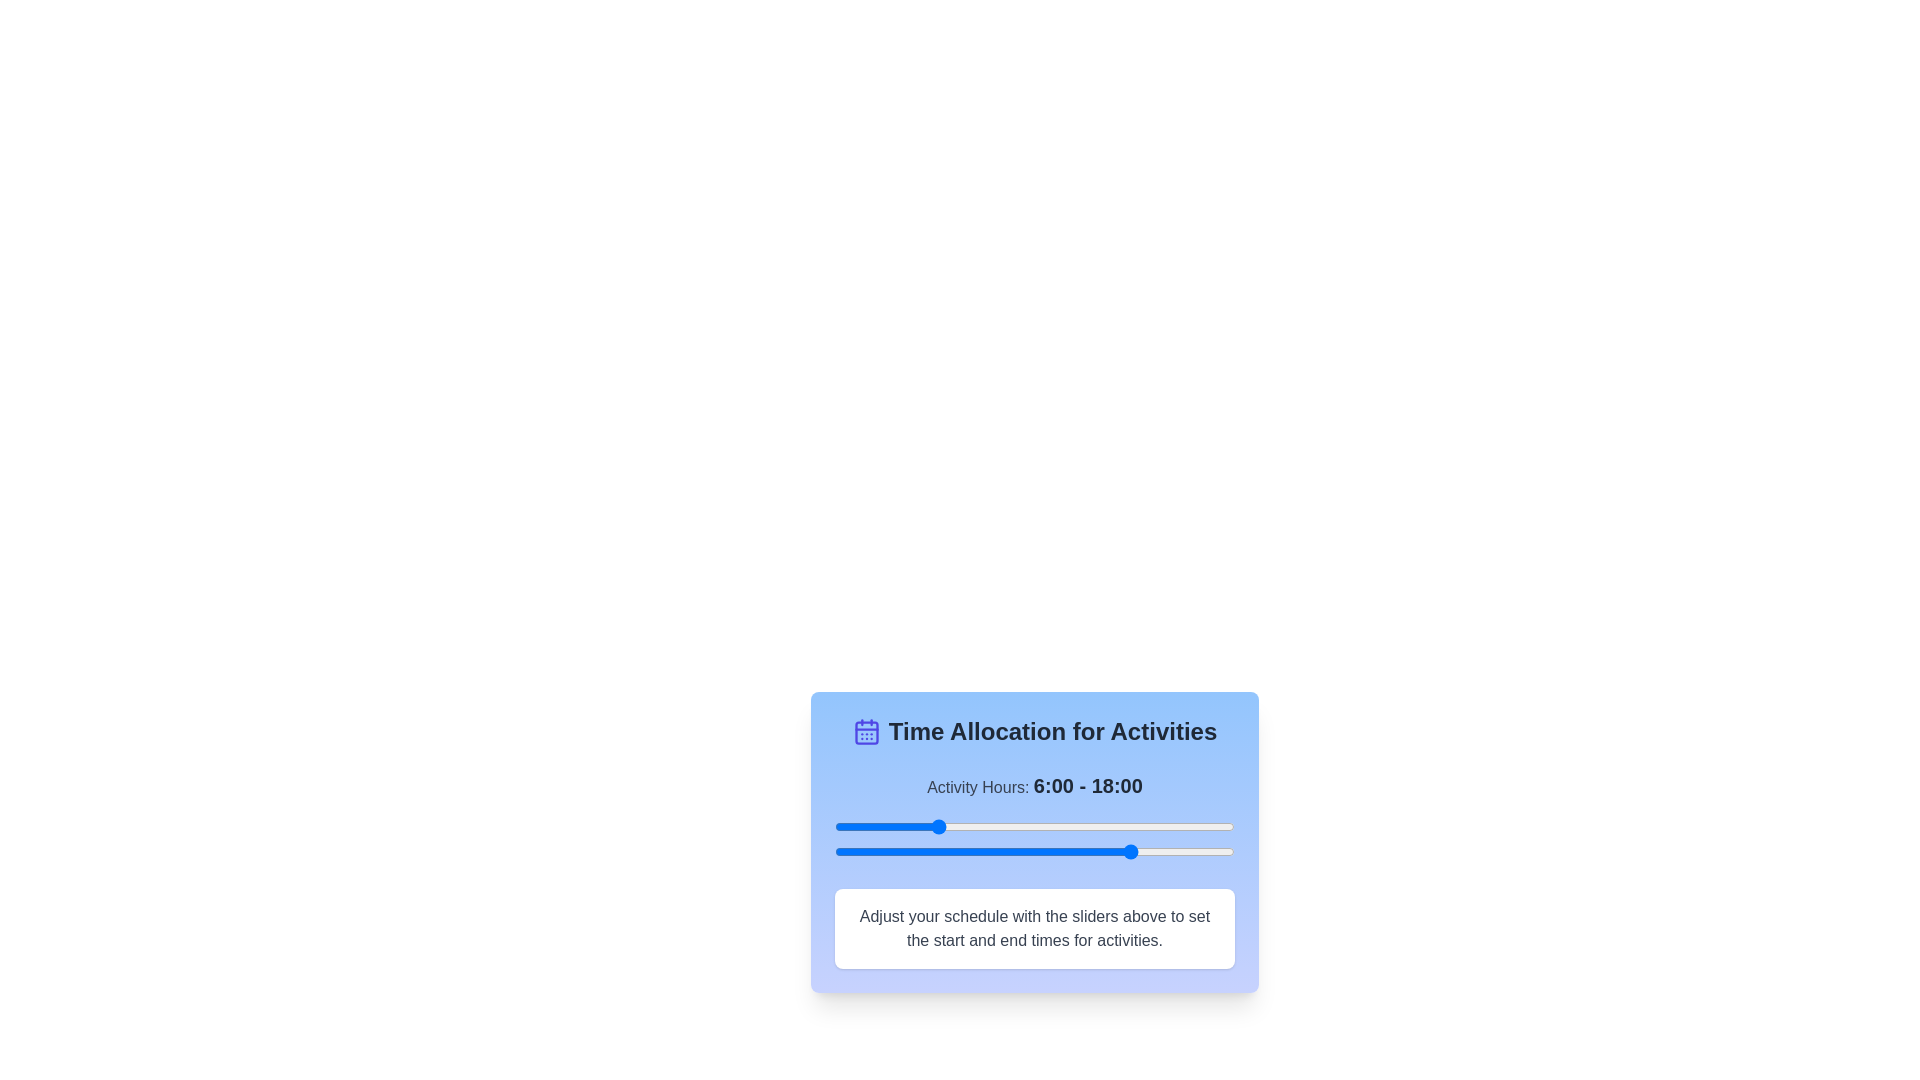 This screenshot has height=1080, width=1920. I want to click on the end time slider to 15 hours, so click(1083, 852).